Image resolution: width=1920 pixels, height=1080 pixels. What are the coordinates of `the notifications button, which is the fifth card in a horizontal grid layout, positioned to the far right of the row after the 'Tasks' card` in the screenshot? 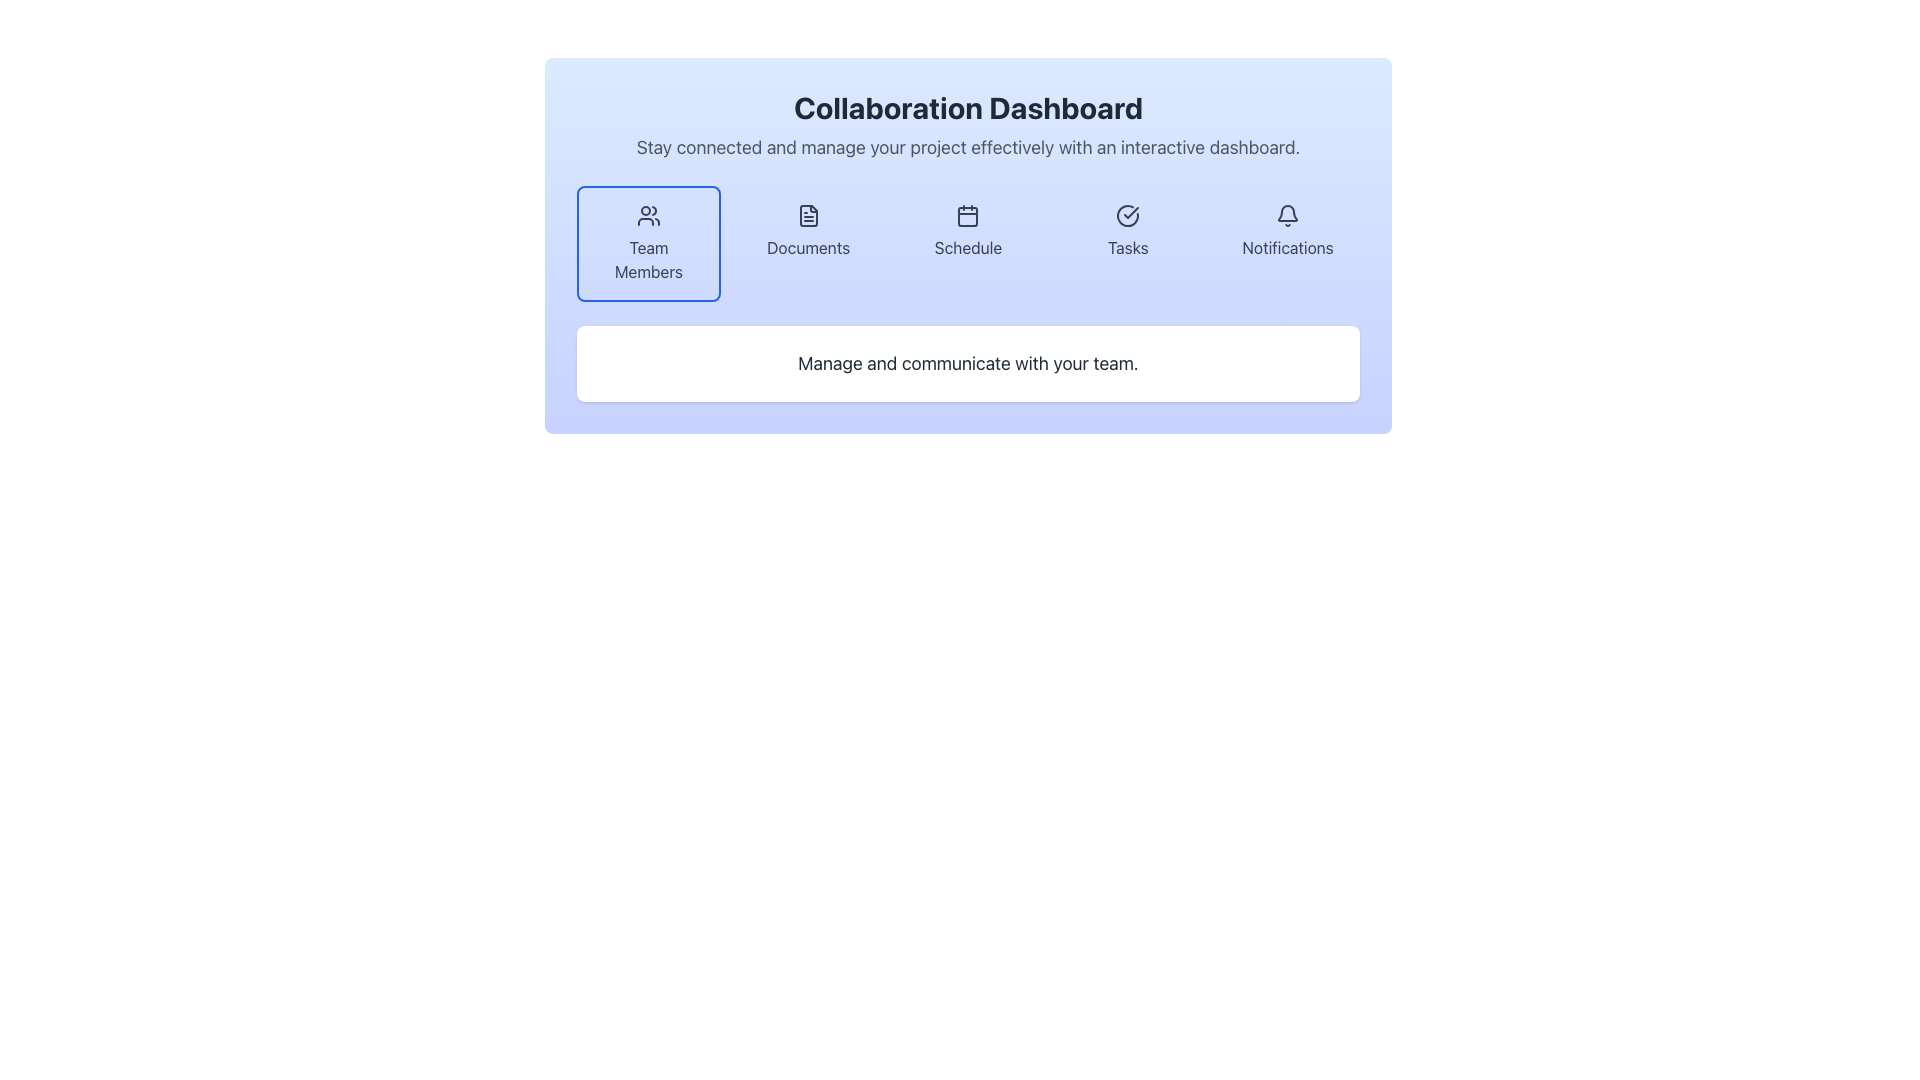 It's located at (1288, 242).